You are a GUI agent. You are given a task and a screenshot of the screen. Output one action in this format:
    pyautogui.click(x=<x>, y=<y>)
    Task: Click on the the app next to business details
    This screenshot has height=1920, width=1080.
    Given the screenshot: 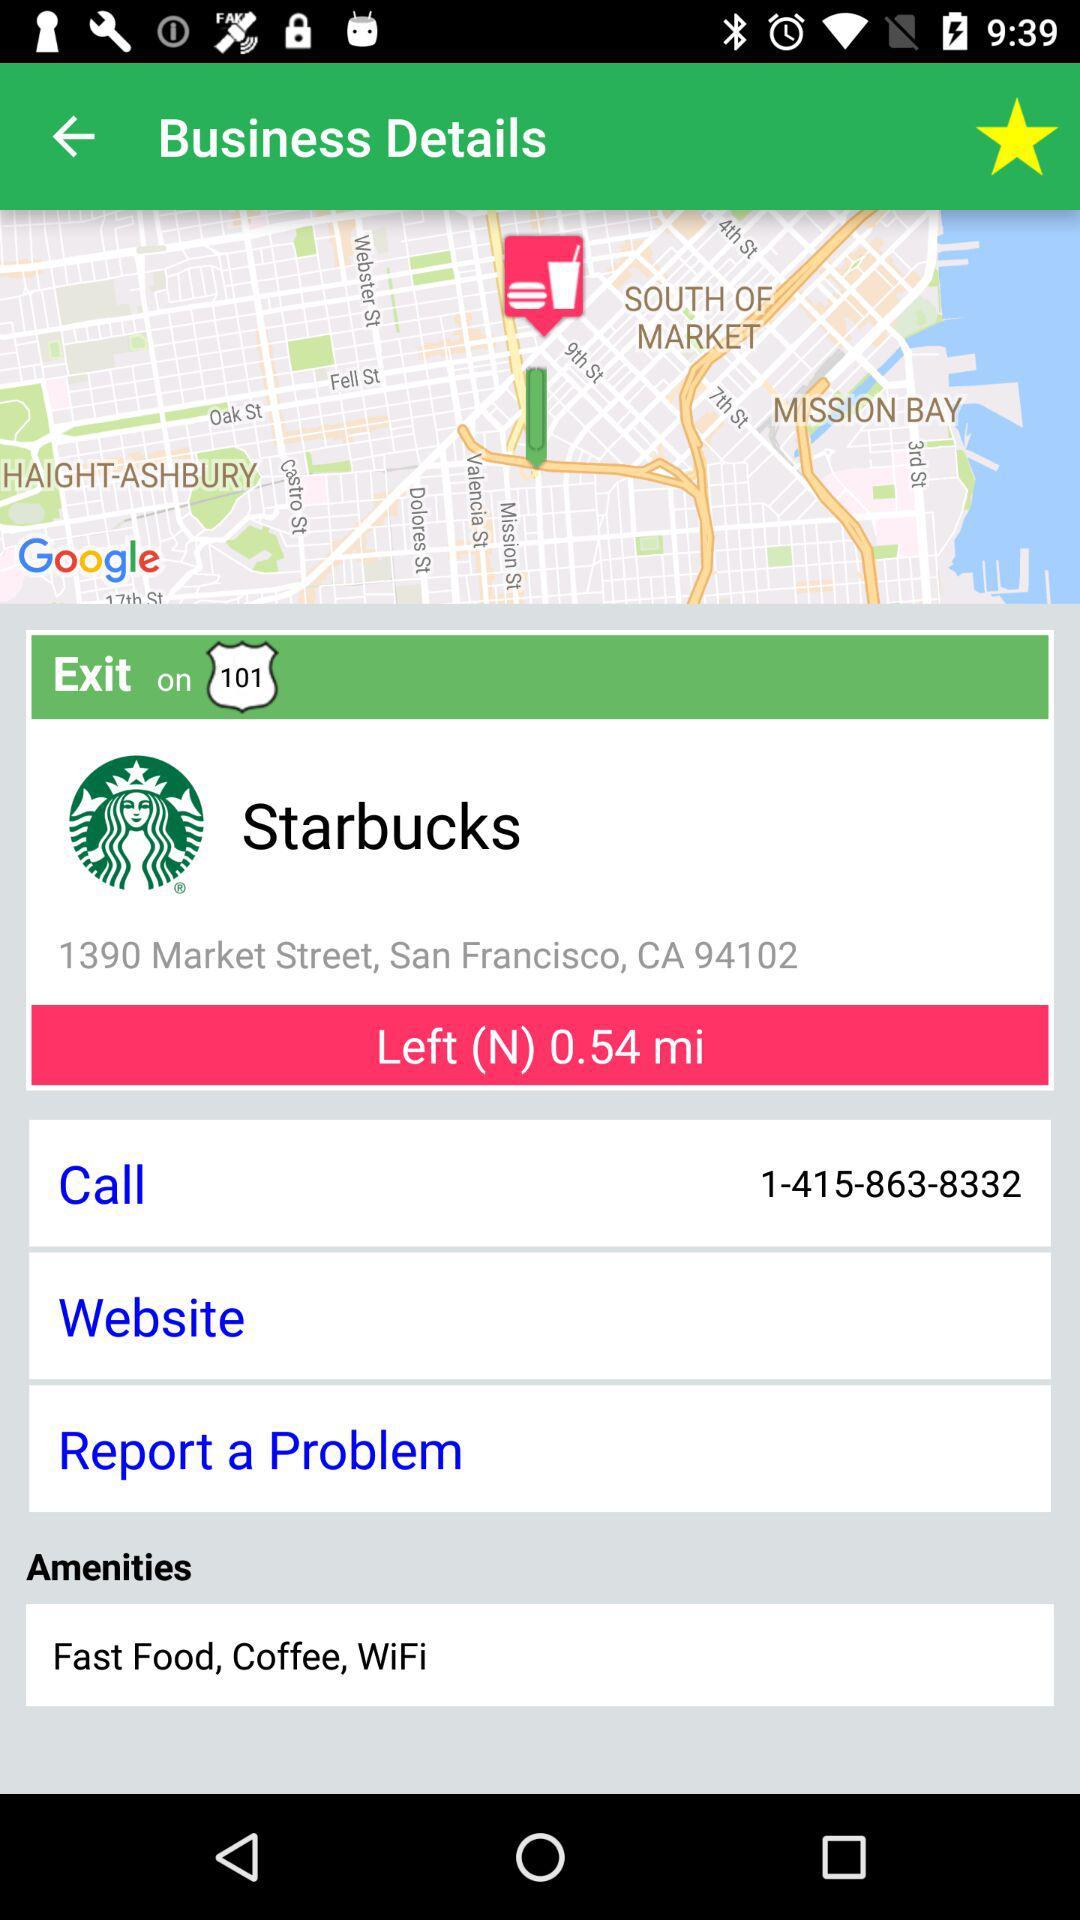 What is the action you would take?
    pyautogui.click(x=1017, y=135)
    